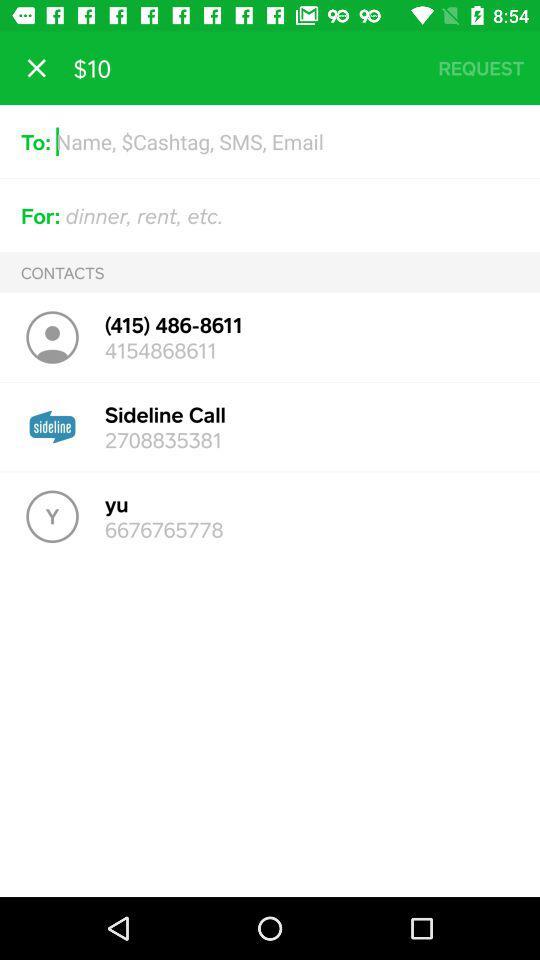  What do you see at coordinates (52, 515) in the screenshot?
I see `icon on the bottom left corner` at bounding box center [52, 515].